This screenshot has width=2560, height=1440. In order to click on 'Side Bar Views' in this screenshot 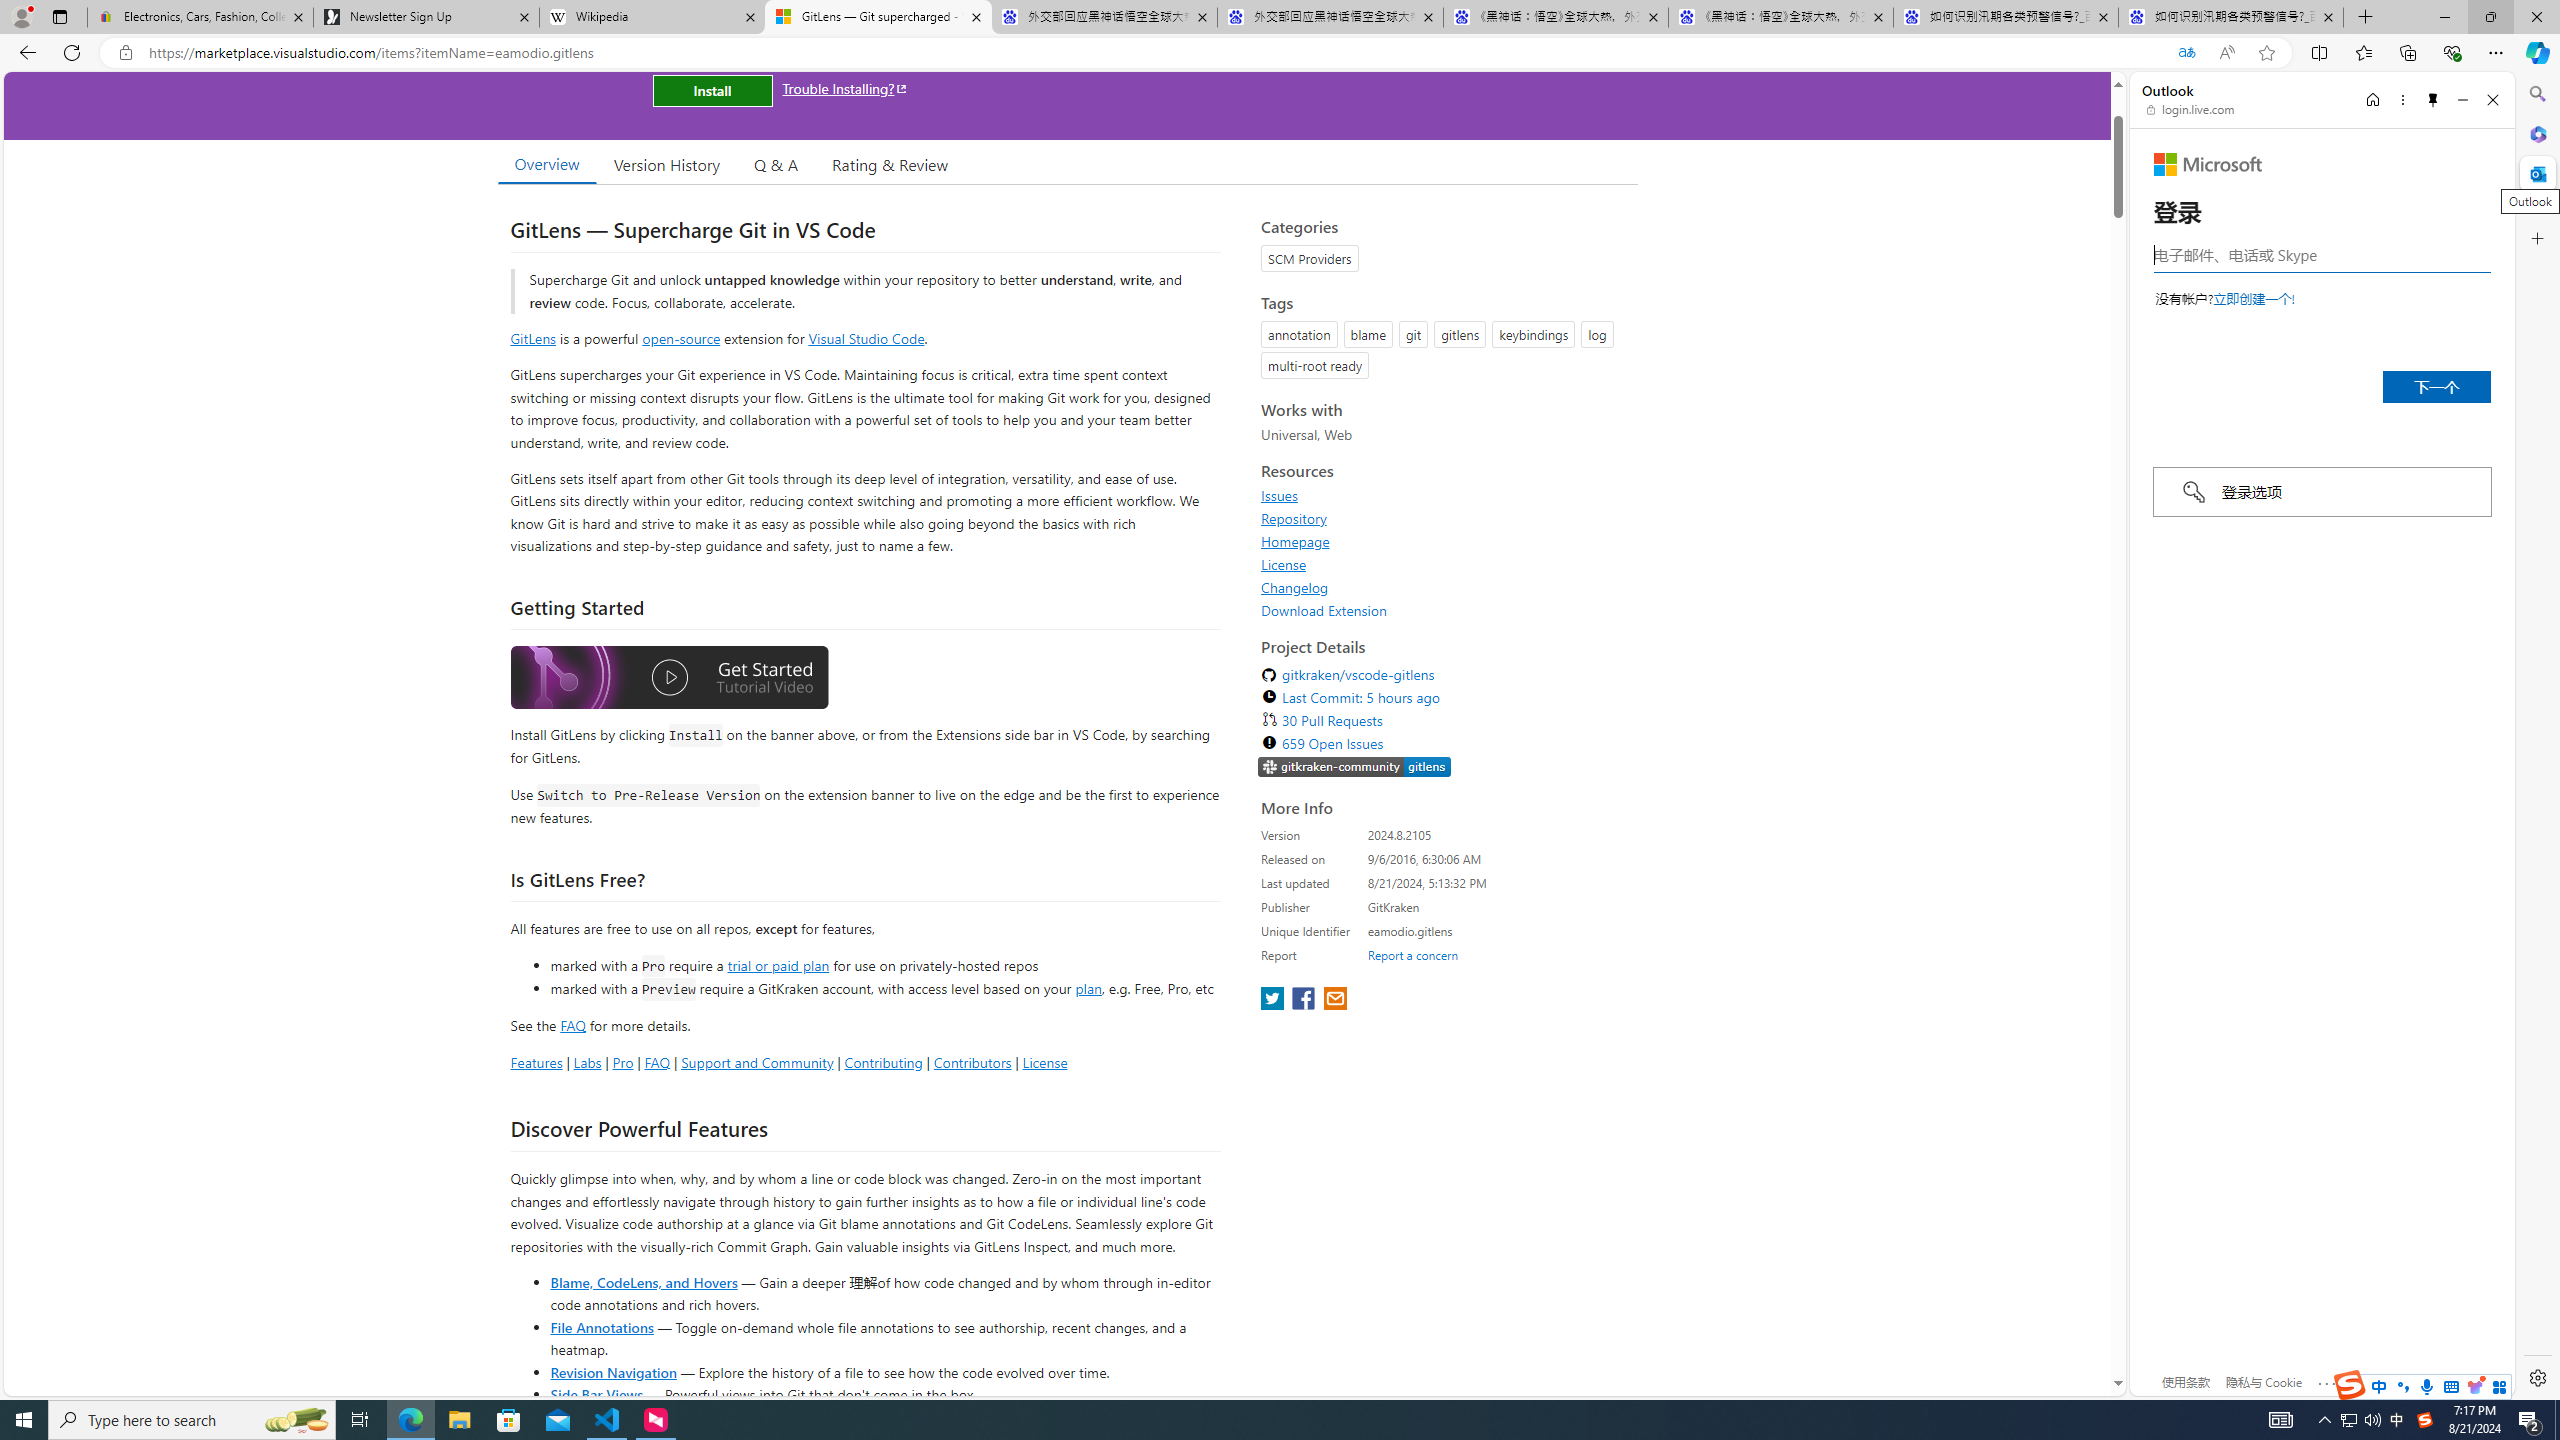, I will do `click(595, 1393)`.